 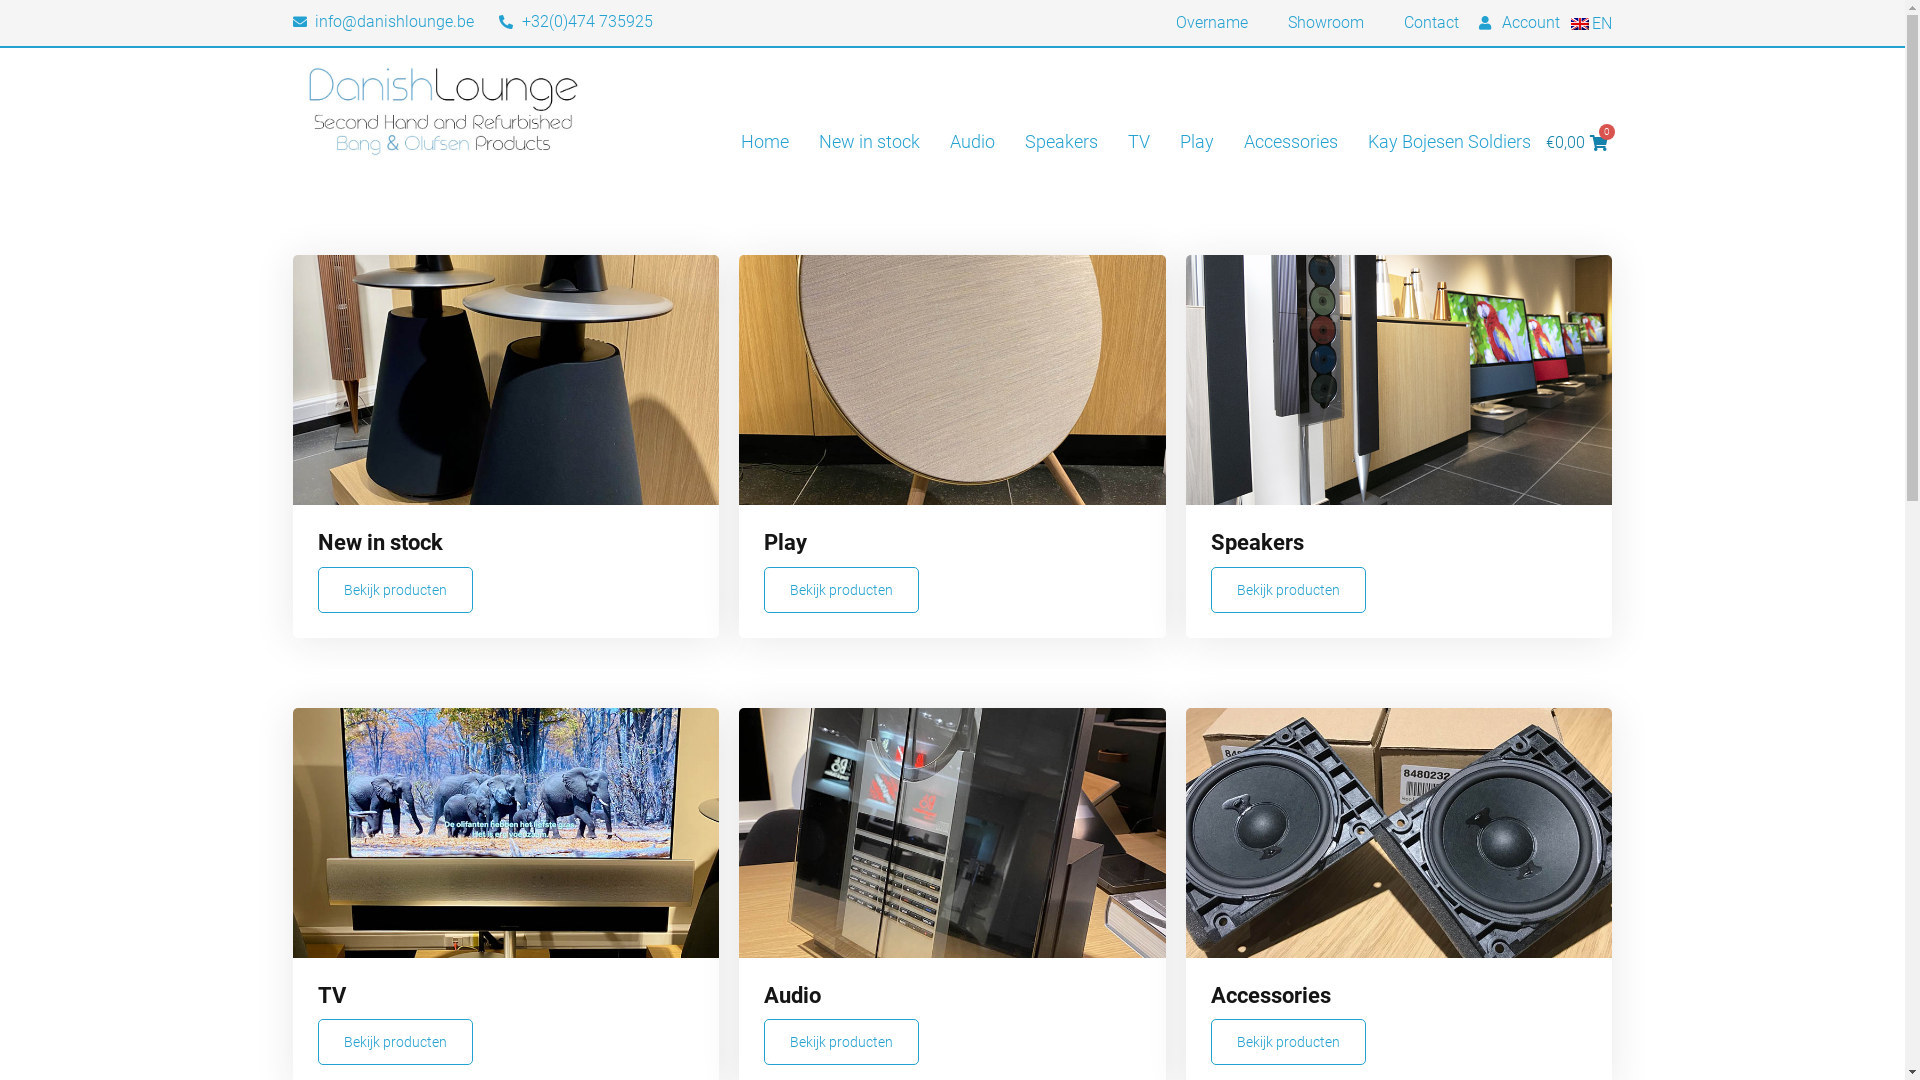 I want to click on 'Kay Bojesen Soldiers', so click(x=1449, y=141).